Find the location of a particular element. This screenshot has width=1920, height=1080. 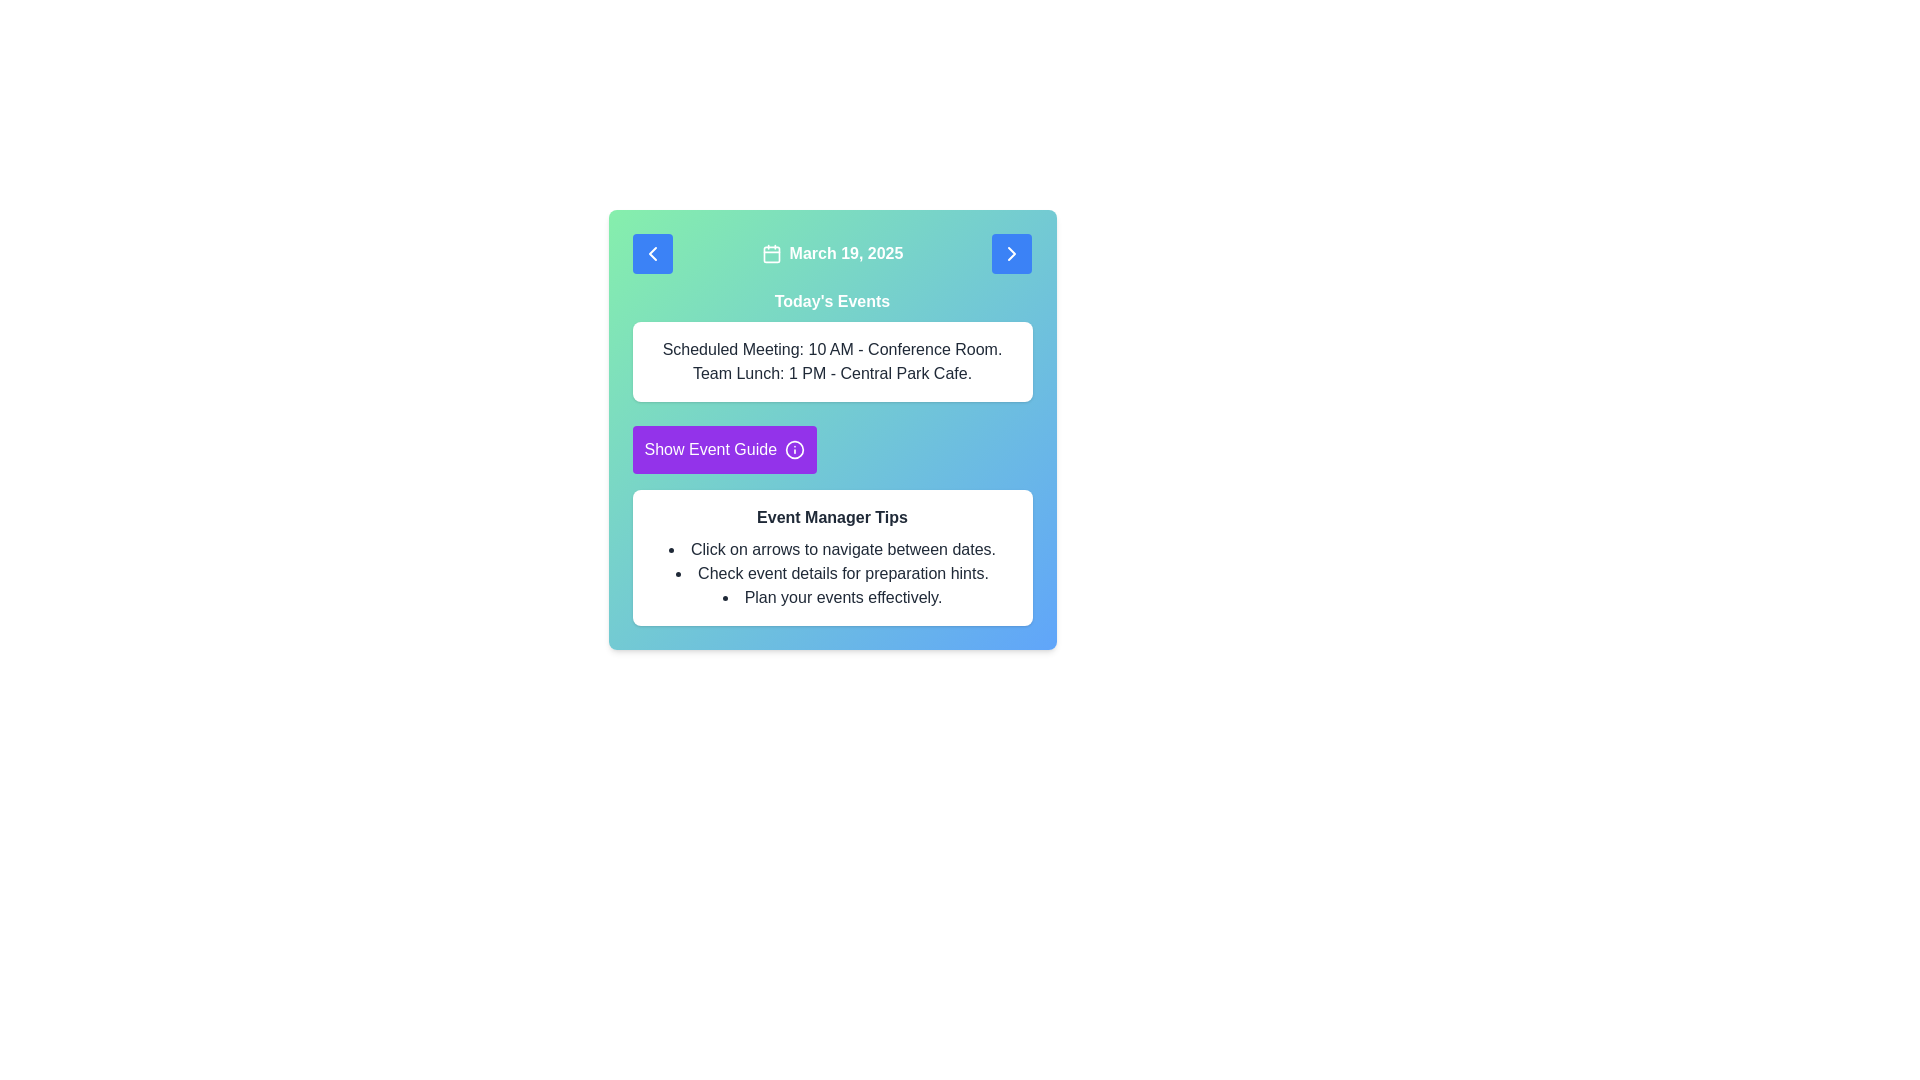

the circular element styled as a filled circle within the 'info' icon, which is located adjacent to the purple button labeled 'Show Event Guide' is located at coordinates (794, 450).